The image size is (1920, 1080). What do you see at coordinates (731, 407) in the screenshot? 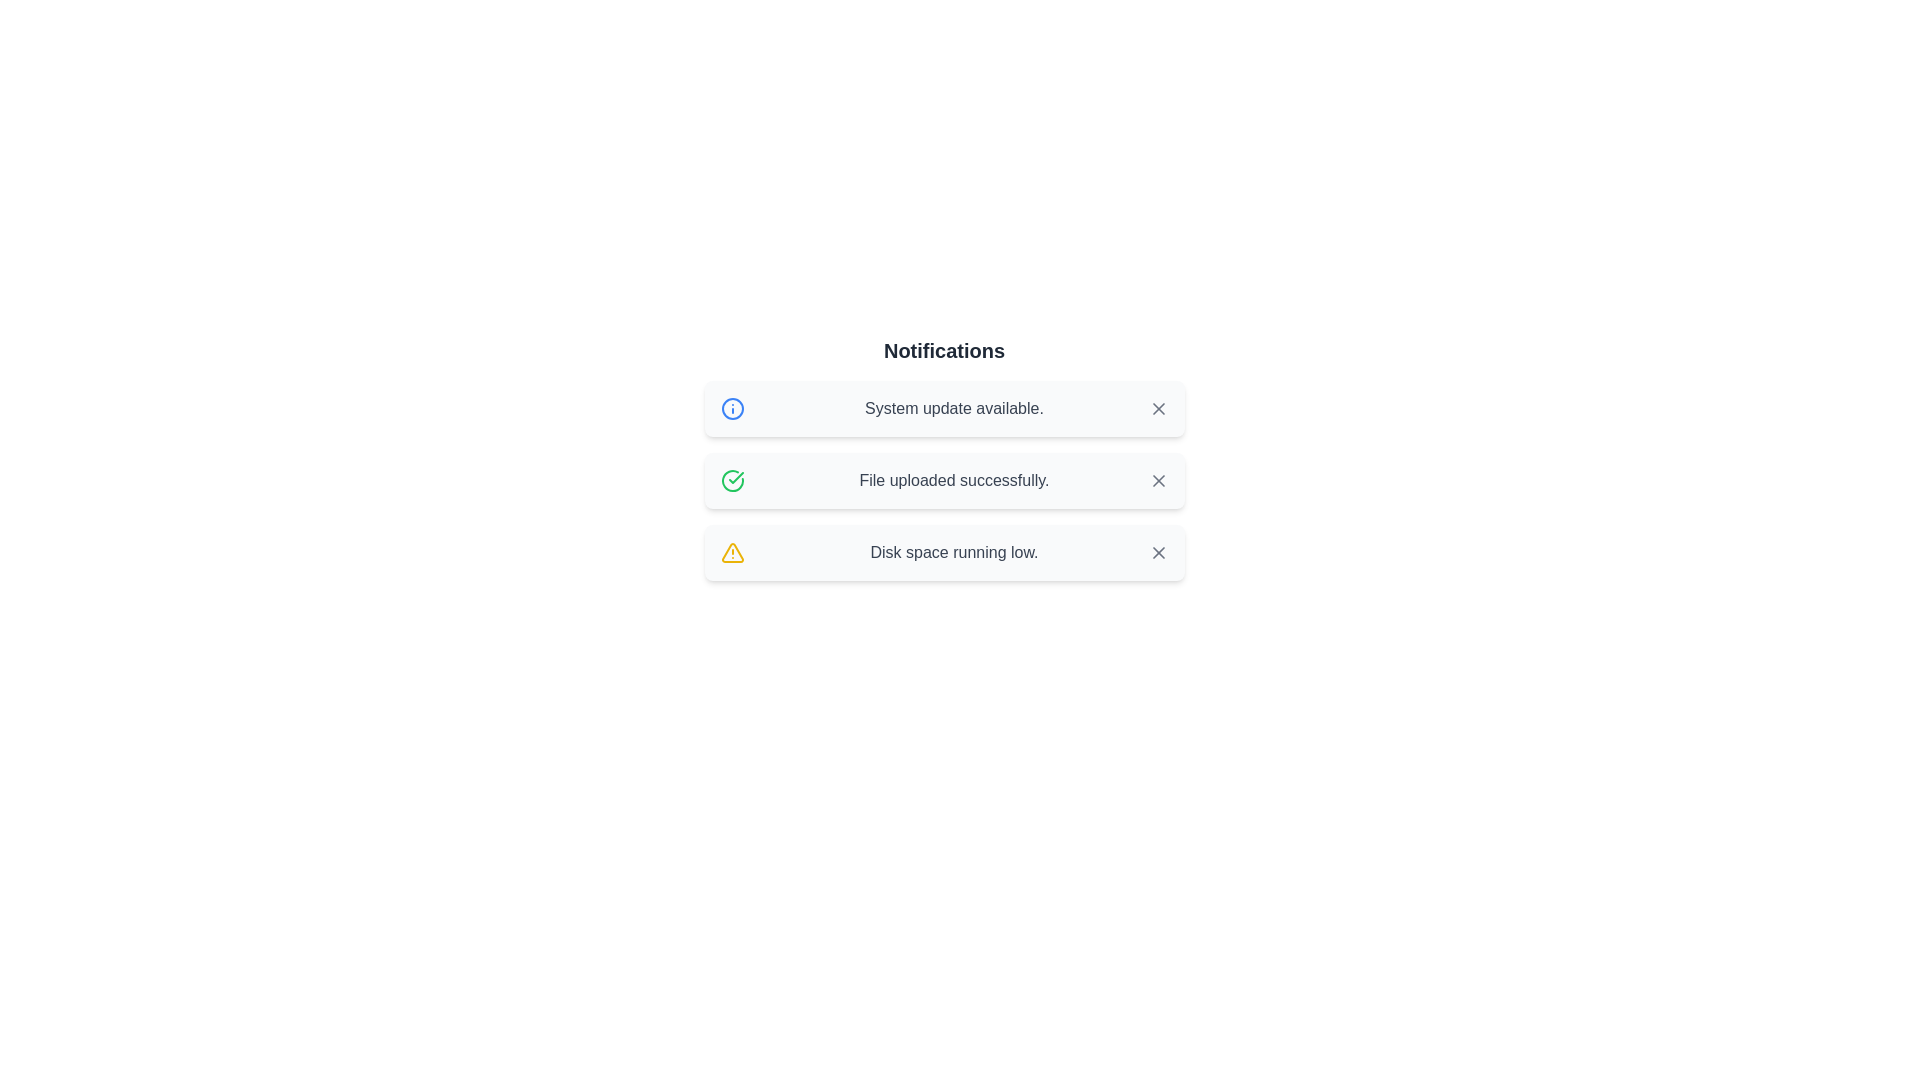
I see `the decorative Circle element within the blue-colored 'info' icon, which indicates notifications related to 'System update available.'` at bounding box center [731, 407].